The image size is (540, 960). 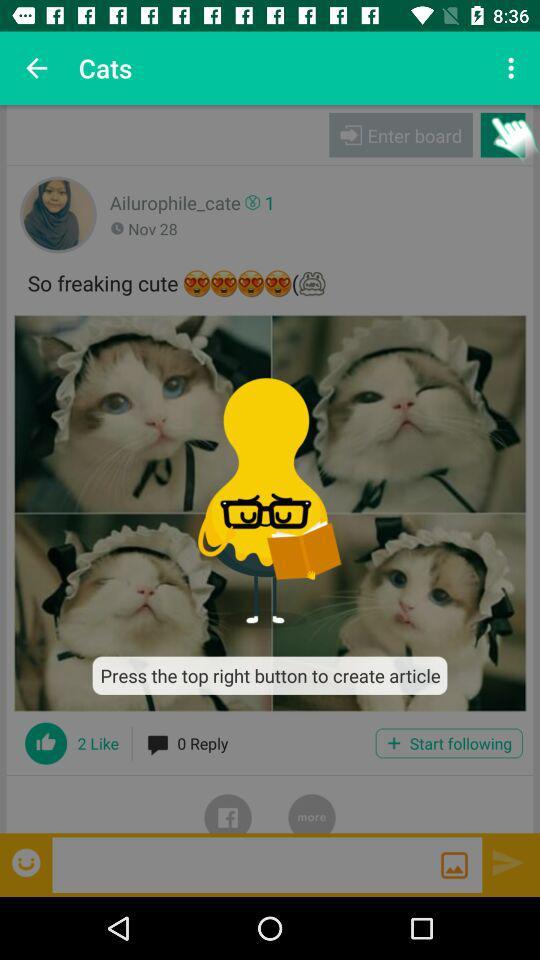 What do you see at coordinates (270, 512) in the screenshot?
I see `open full picture` at bounding box center [270, 512].